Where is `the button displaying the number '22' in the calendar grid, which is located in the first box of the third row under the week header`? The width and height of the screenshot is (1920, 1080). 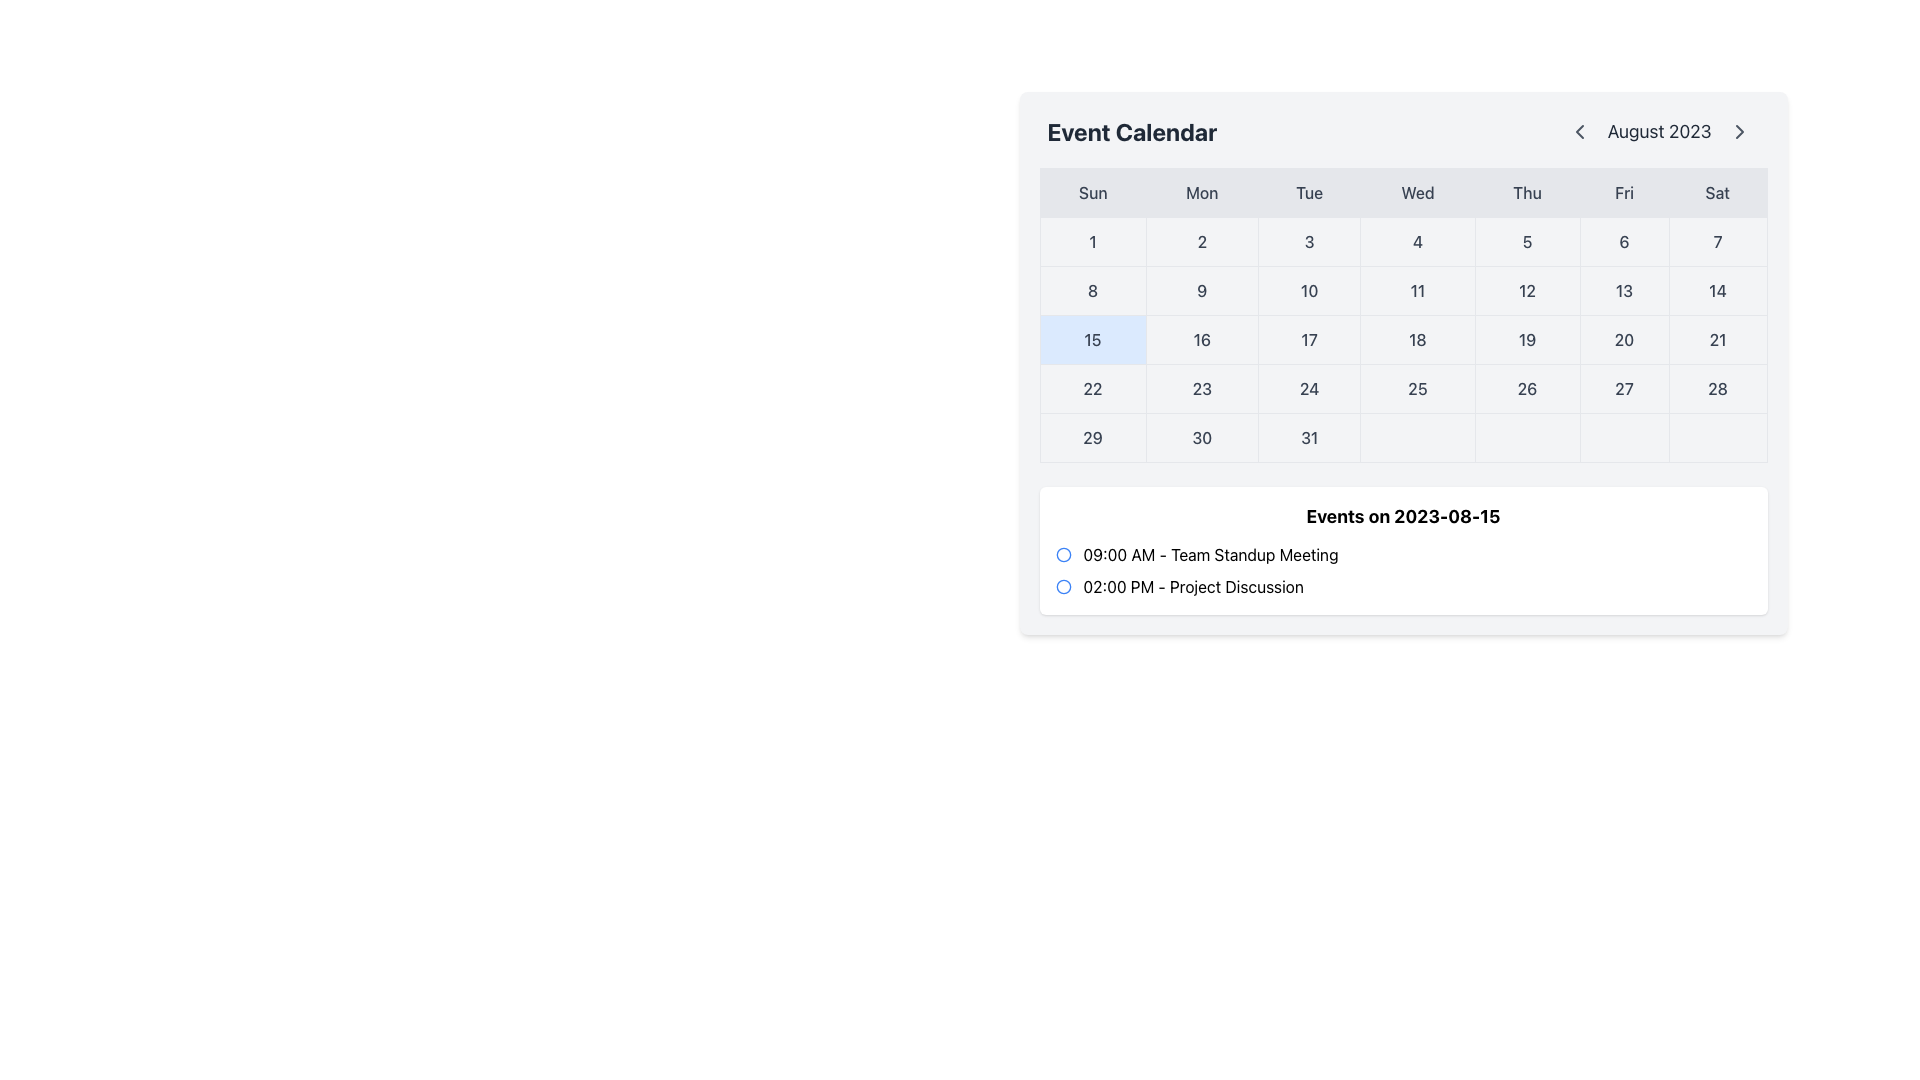 the button displaying the number '22' in the calendar grid, which is located in the first box of the third row under the week header is located at coordinates (1092, 389).